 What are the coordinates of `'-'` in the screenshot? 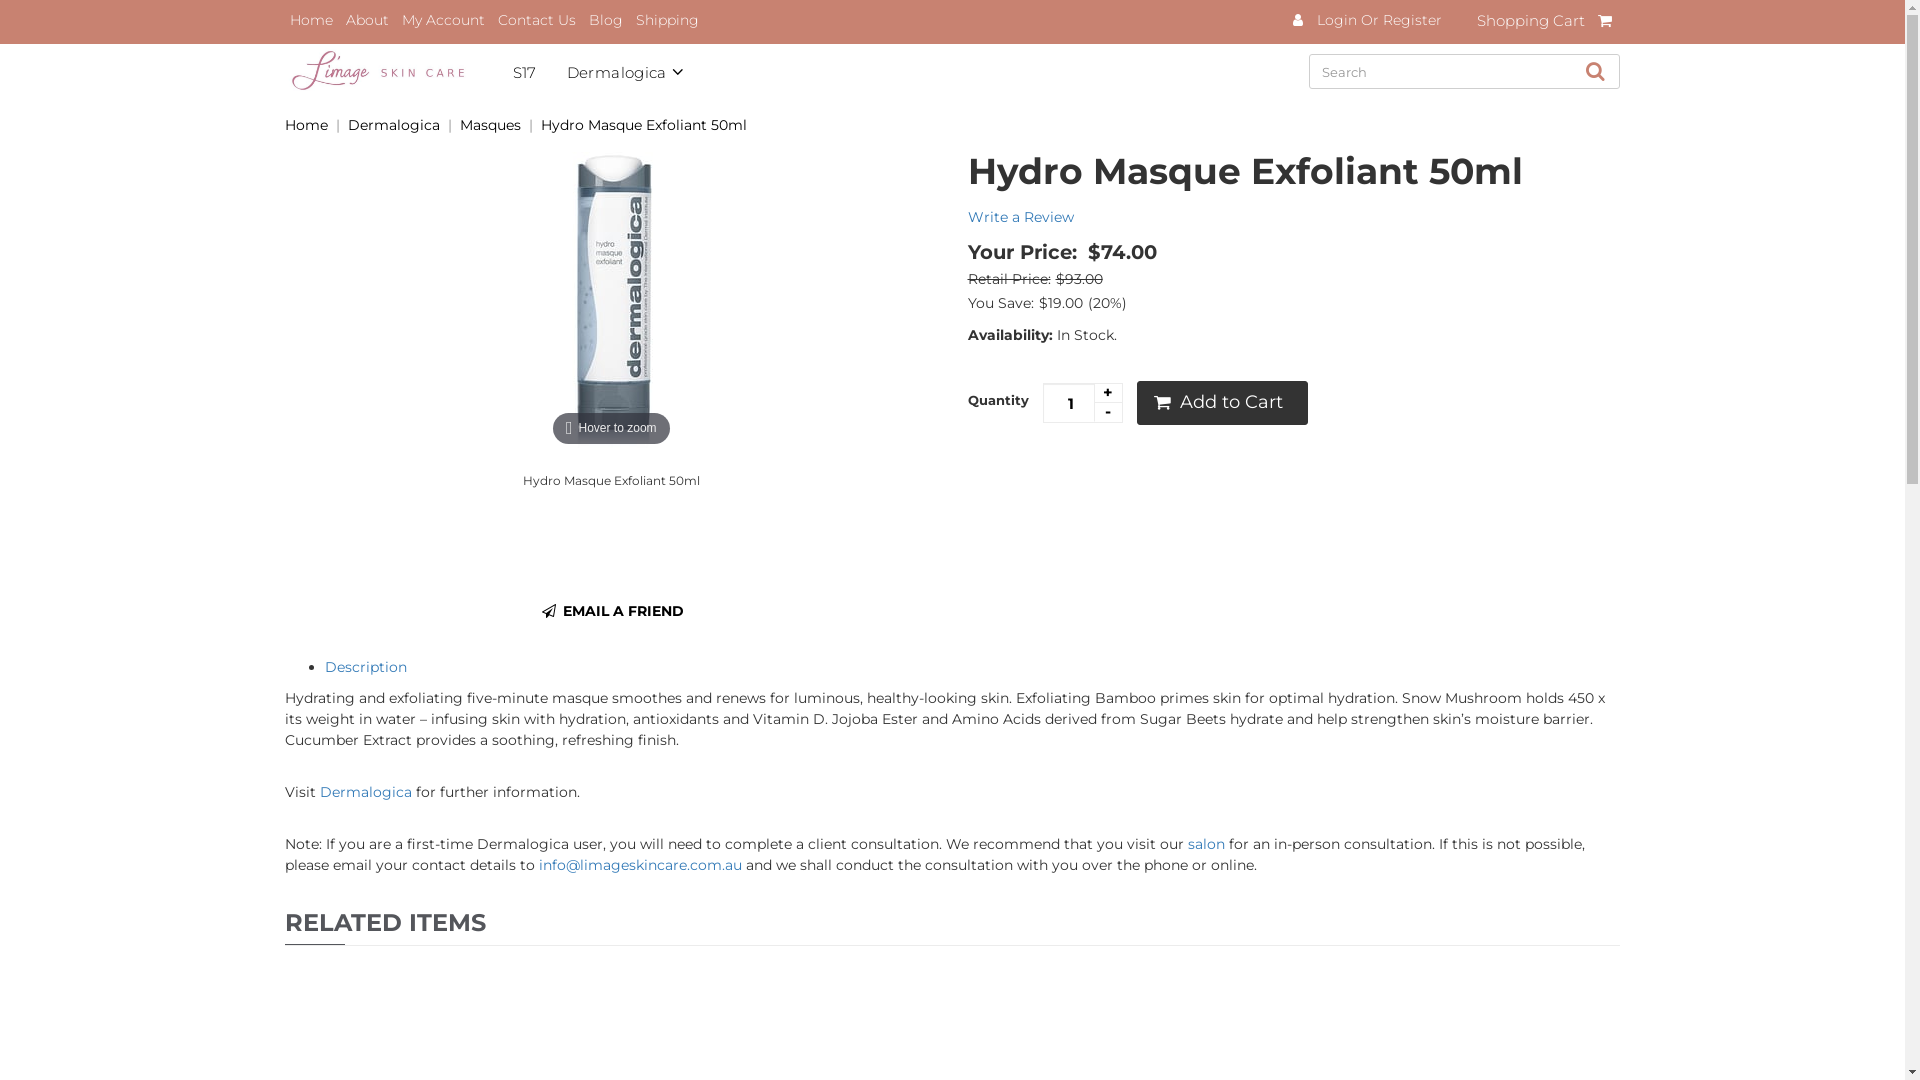 It's located at (1107, 411).